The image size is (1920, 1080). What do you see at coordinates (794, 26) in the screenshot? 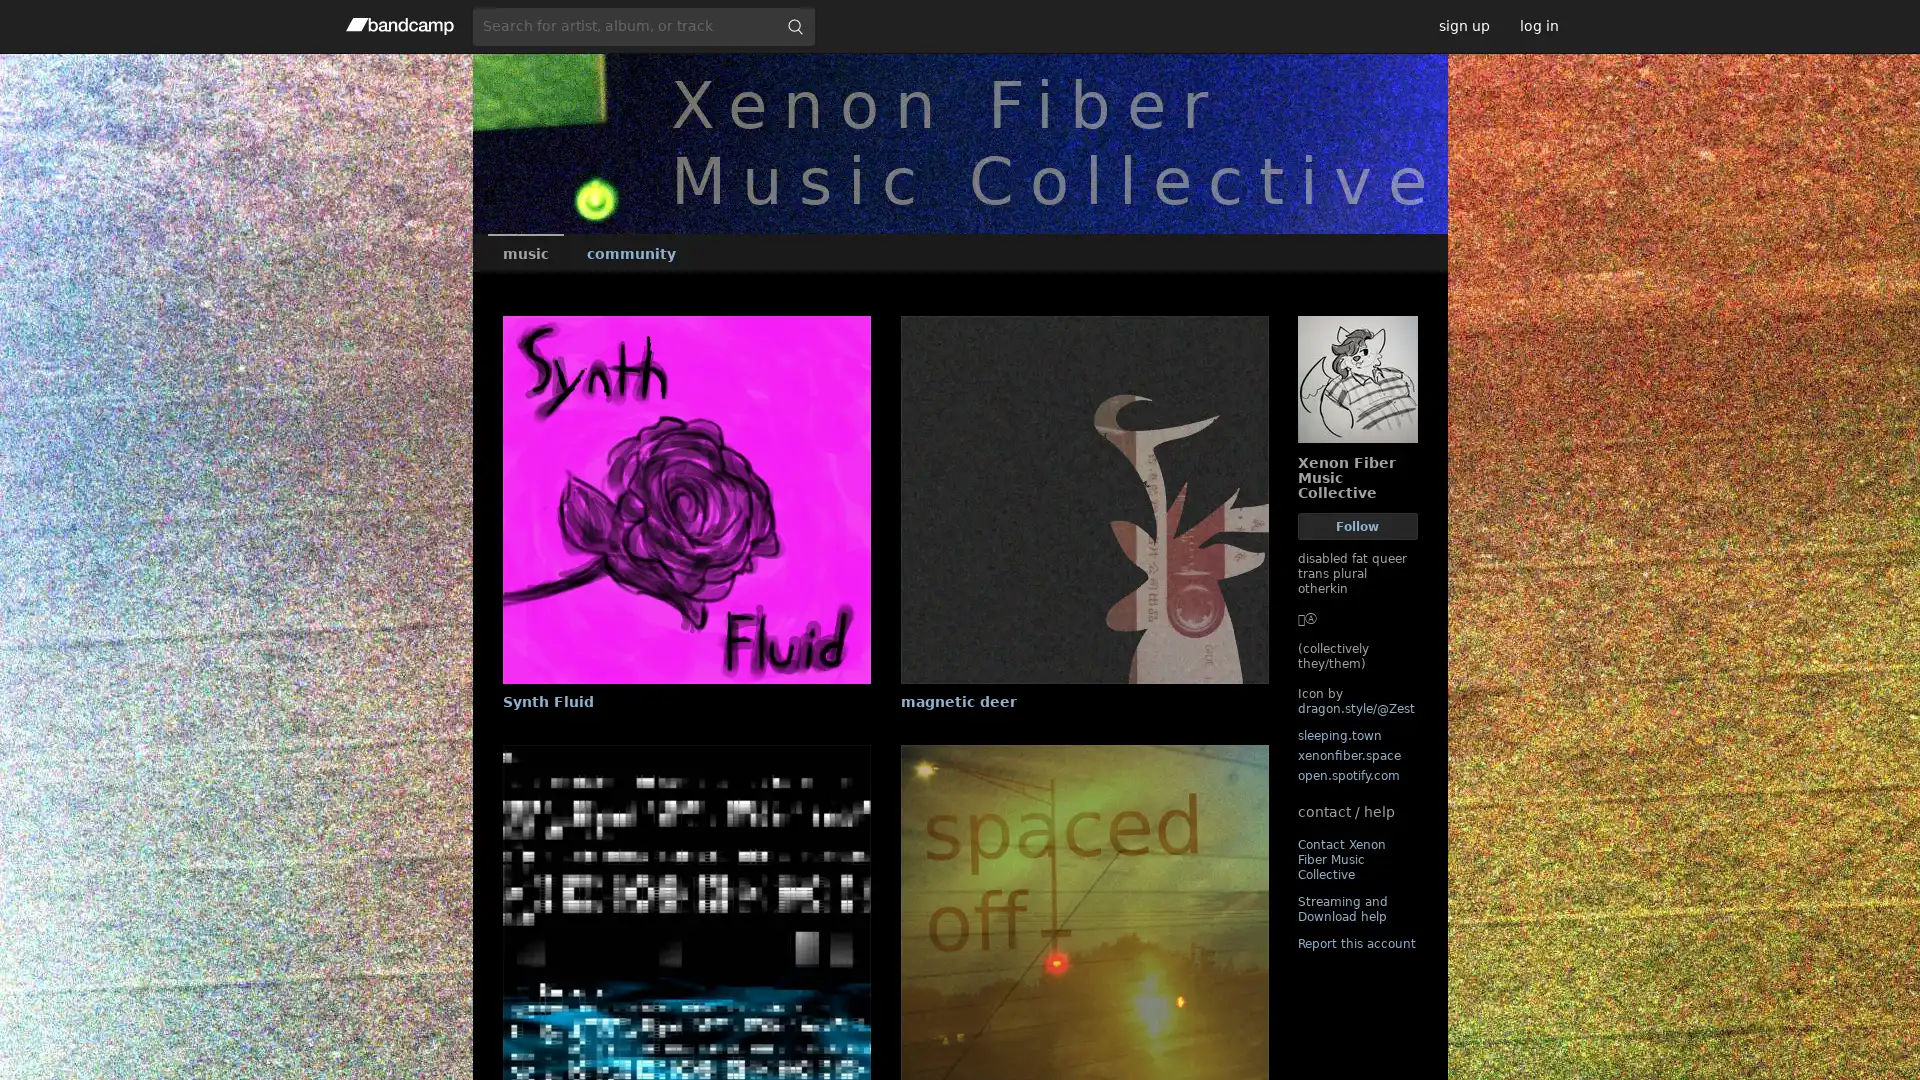
I see `submit for full search page` at bounding box center [794, 26].